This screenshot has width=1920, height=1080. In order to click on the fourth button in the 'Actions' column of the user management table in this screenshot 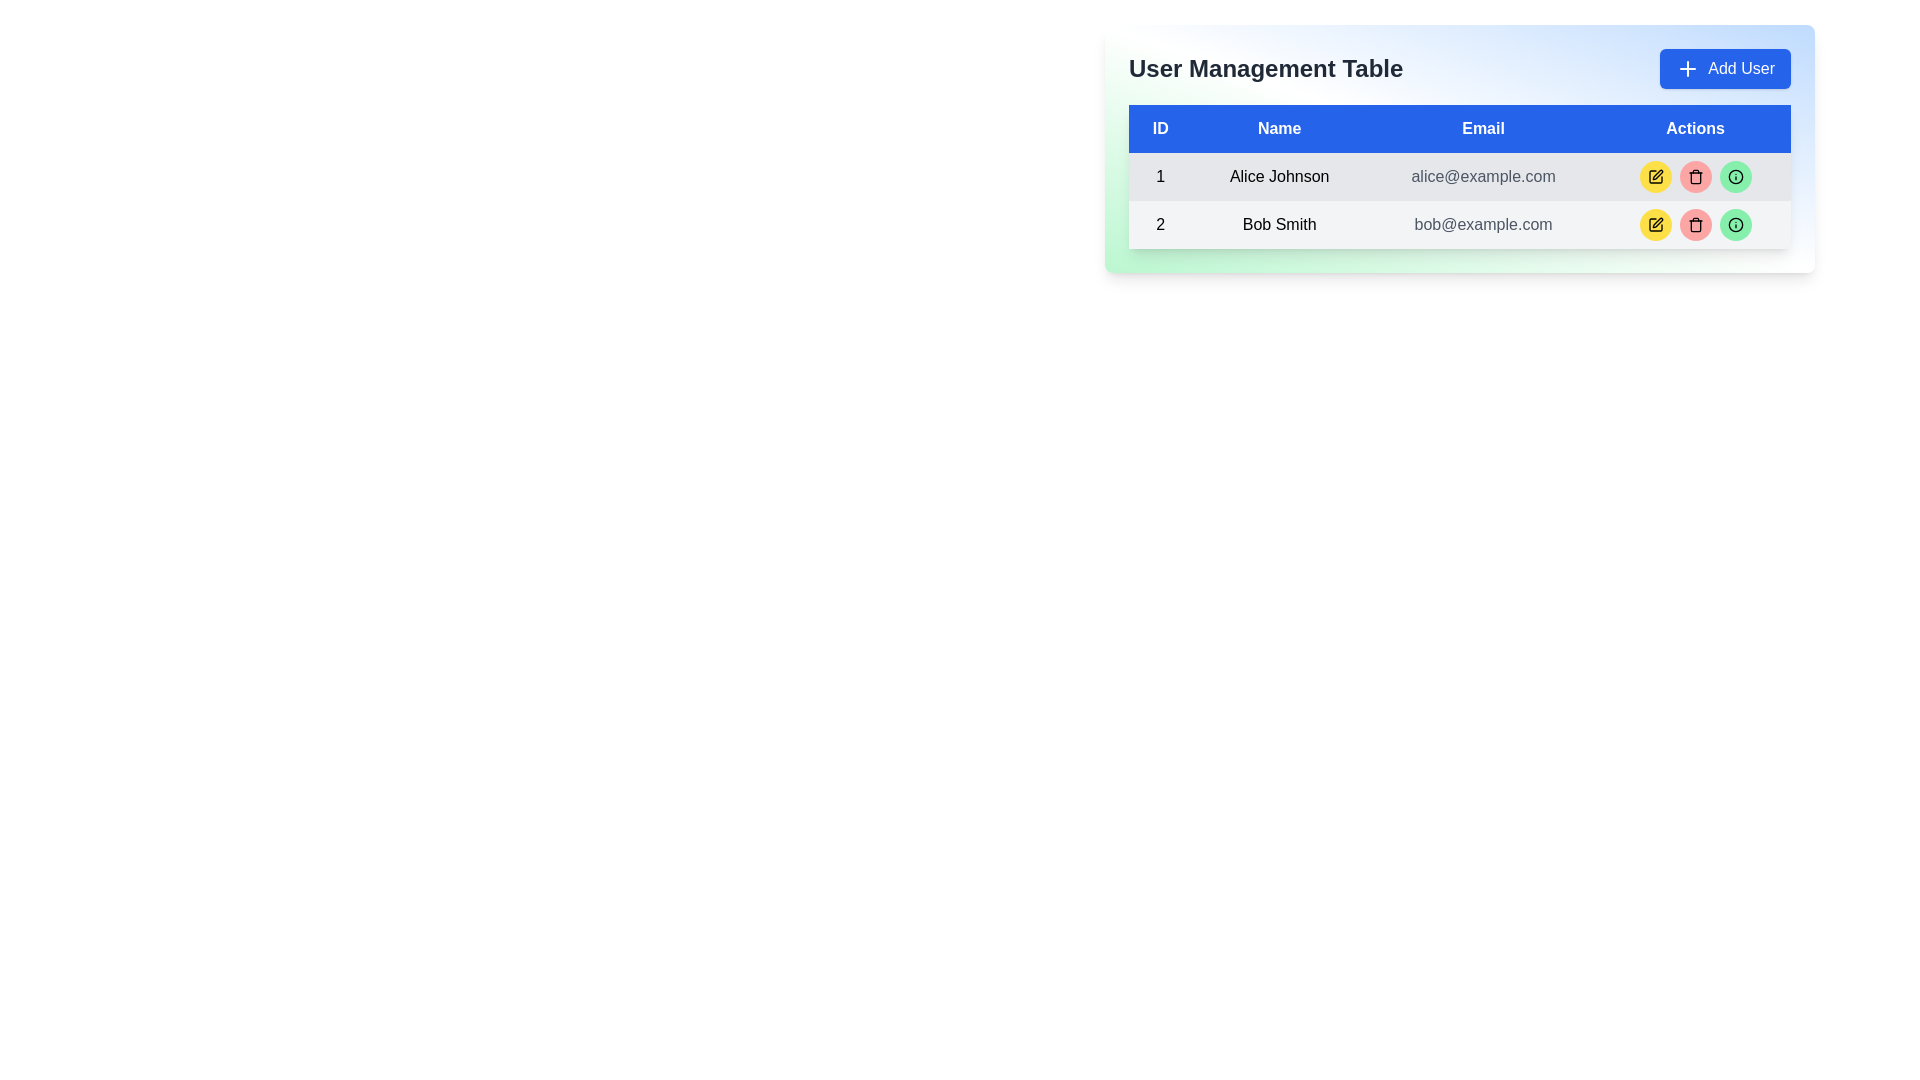, I will do `click(1734, 176)`.